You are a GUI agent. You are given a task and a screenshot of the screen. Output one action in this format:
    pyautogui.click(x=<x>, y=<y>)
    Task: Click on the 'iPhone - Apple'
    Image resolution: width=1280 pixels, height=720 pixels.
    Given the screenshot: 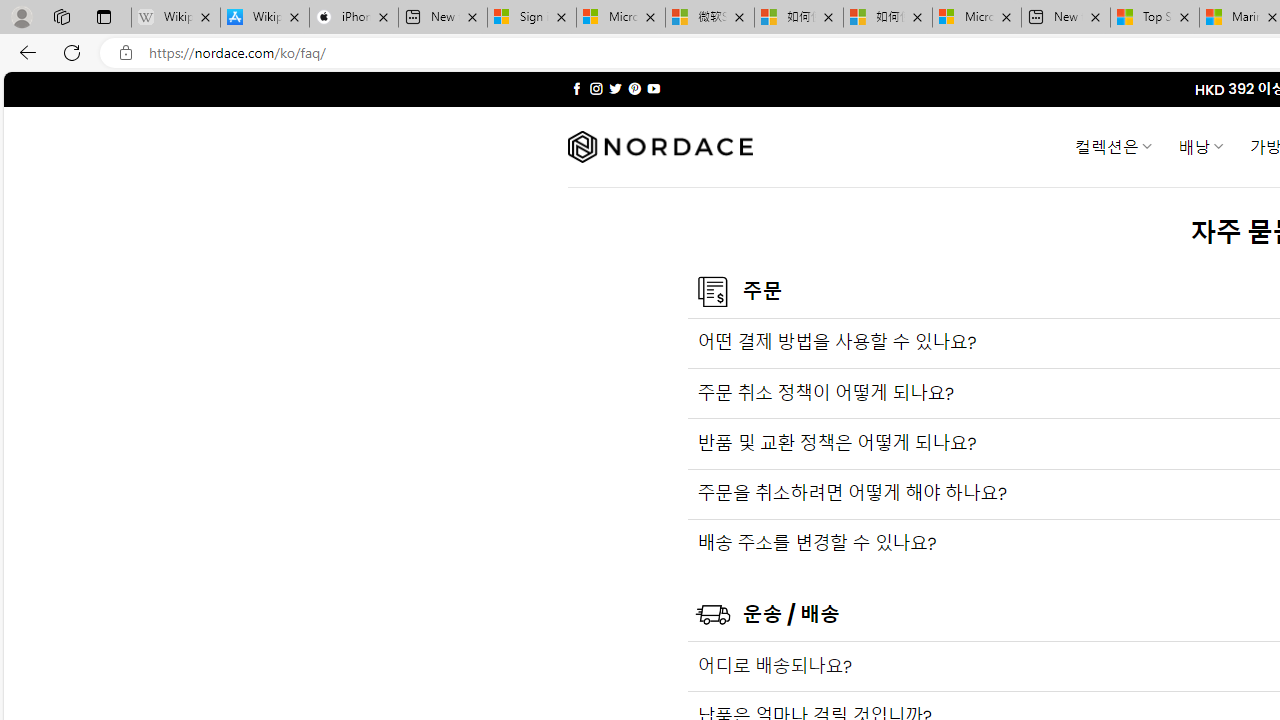 What is the action you would take?
    pyautogui.click(x=353, y=17)
    